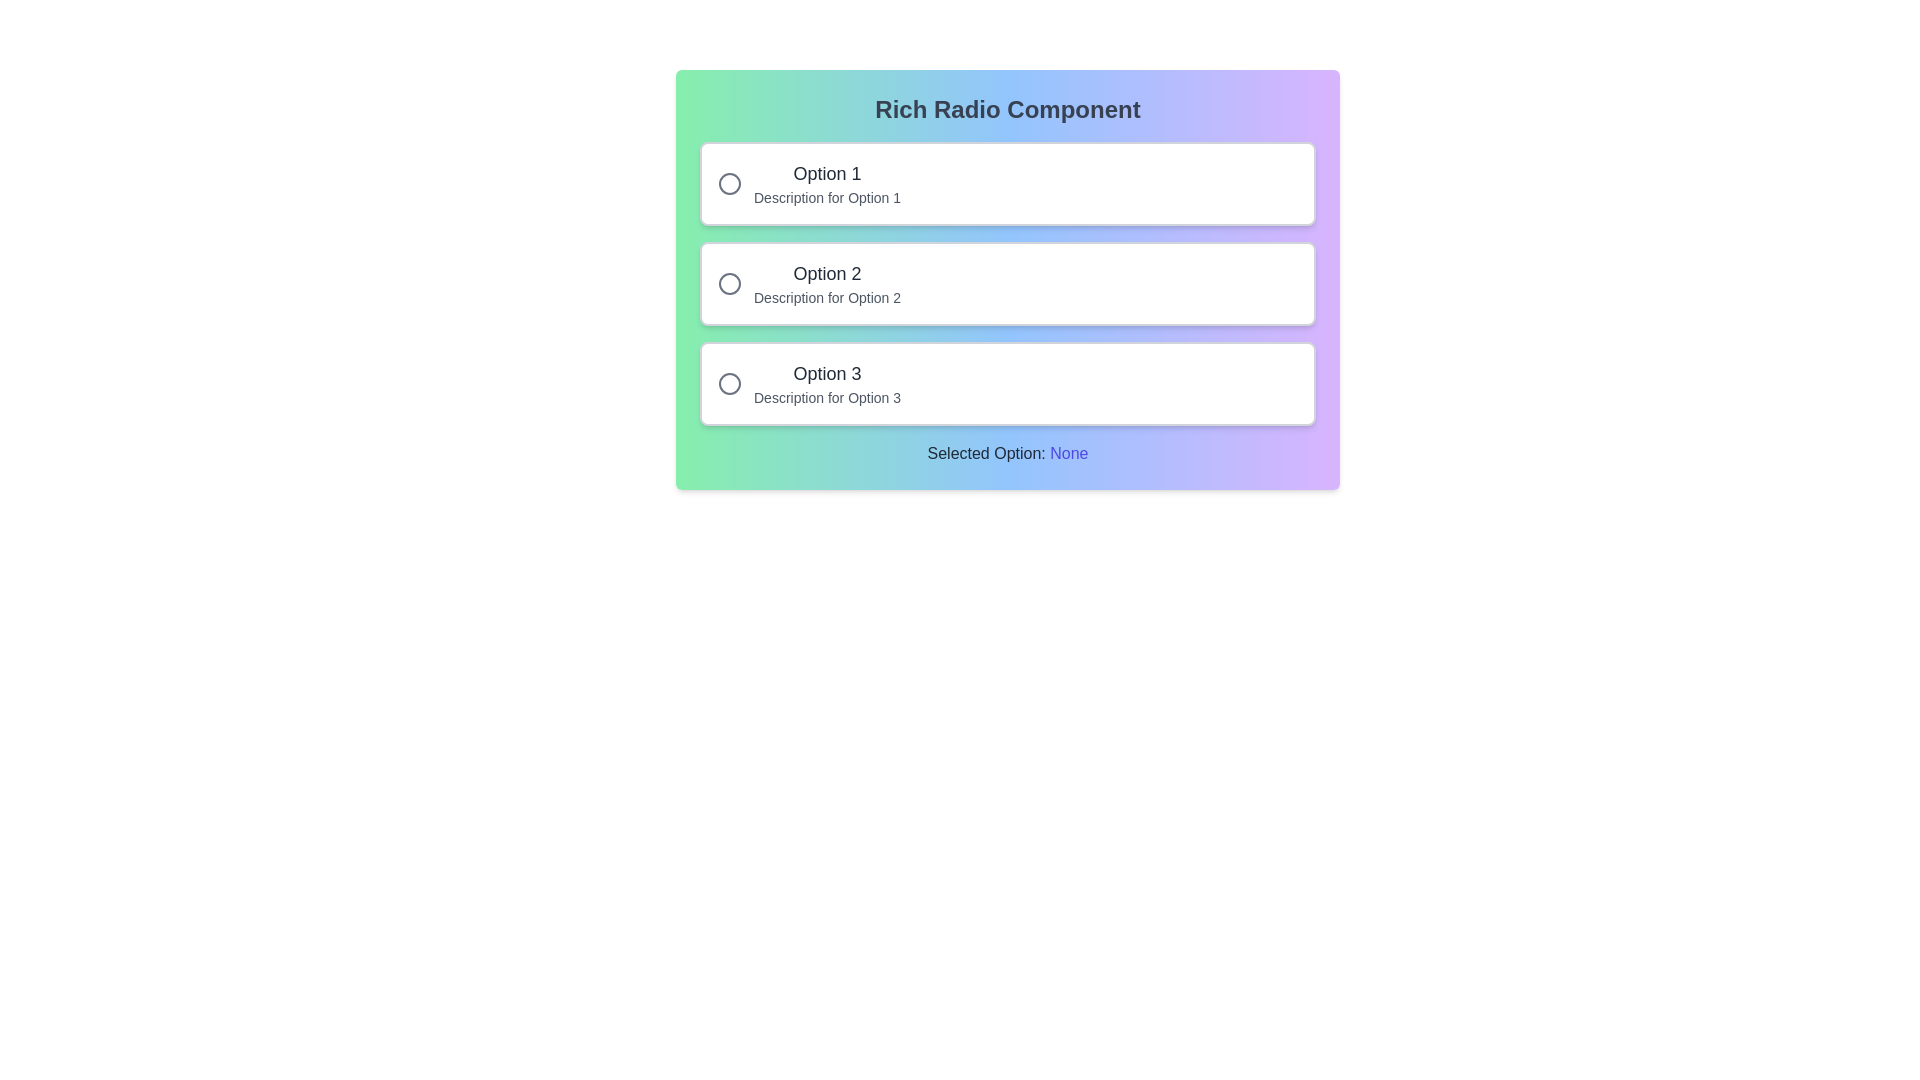 The width and height of the screenshot is (1920, 1080). I want to click on the supplementary description text located directly below 'Option 1', so click(827, 197).